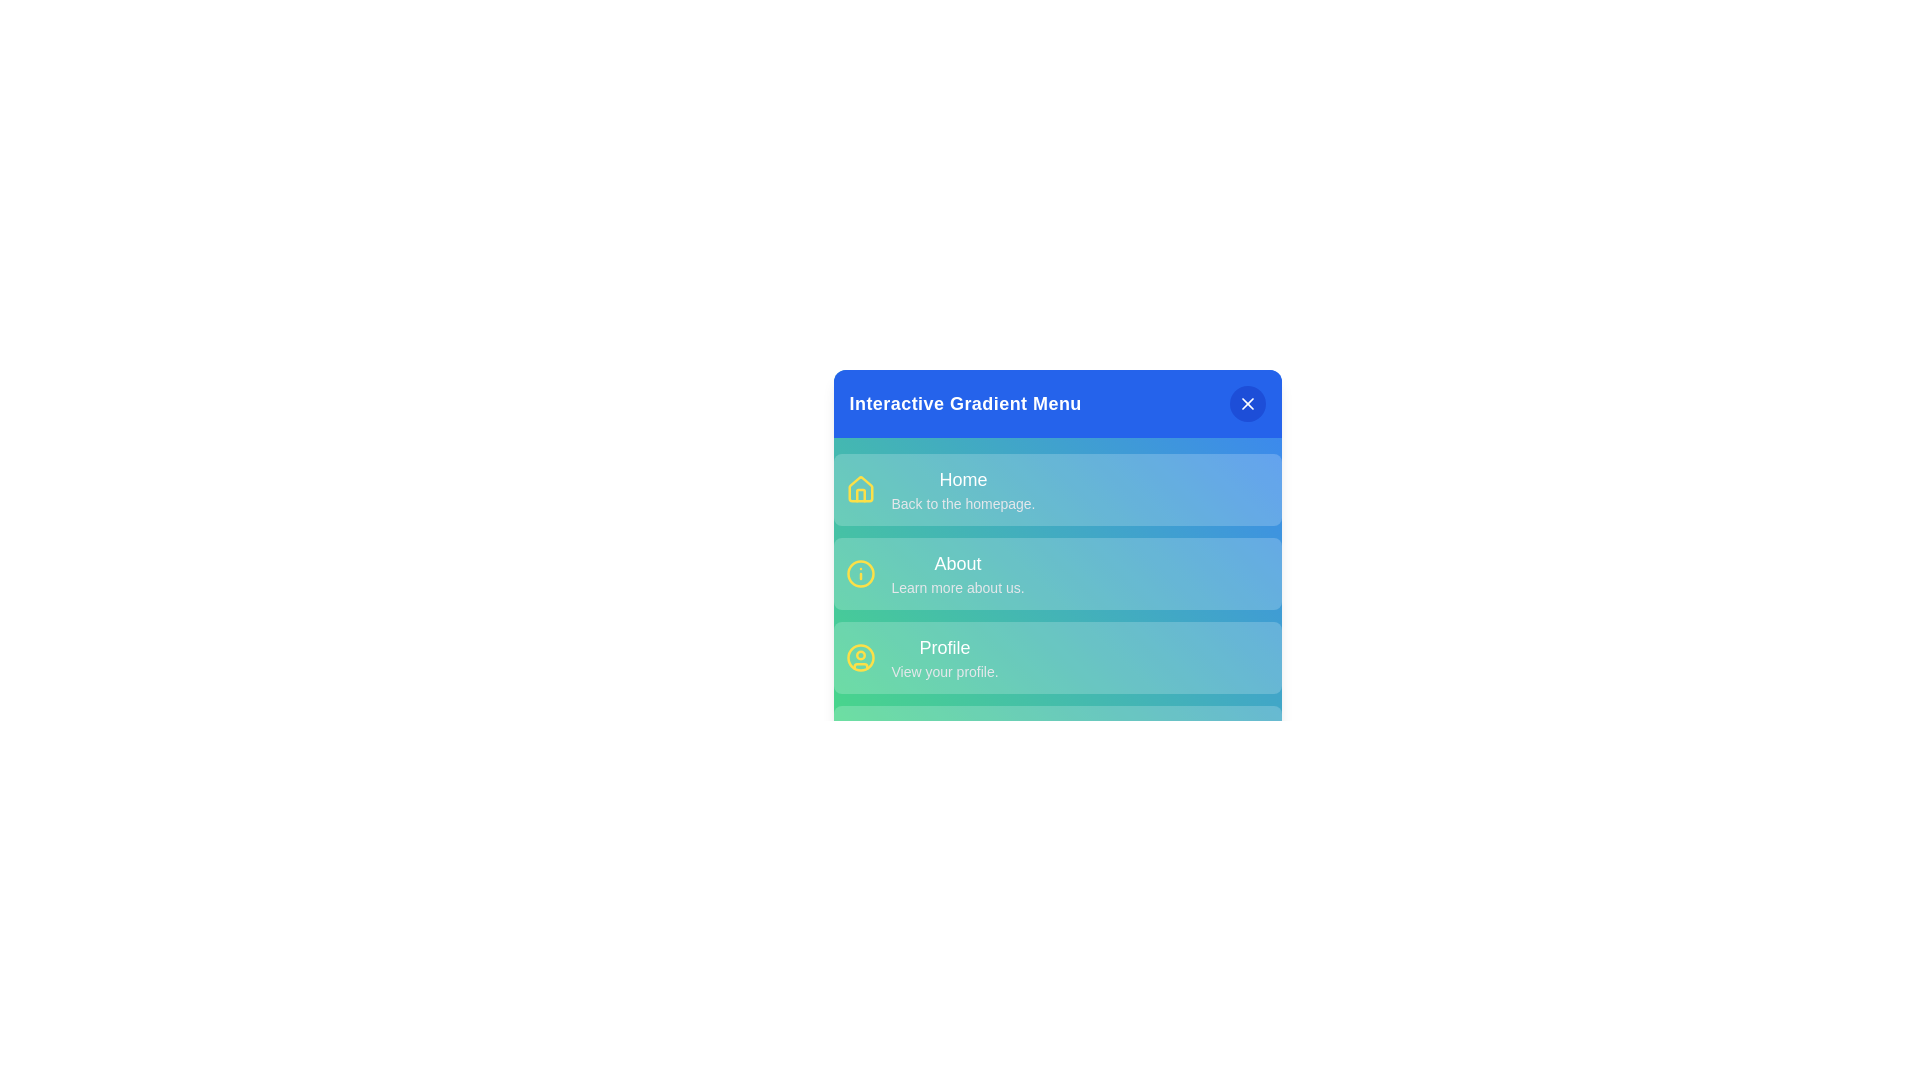  I want to click on the menu item About to read its description, so click(957, 563).